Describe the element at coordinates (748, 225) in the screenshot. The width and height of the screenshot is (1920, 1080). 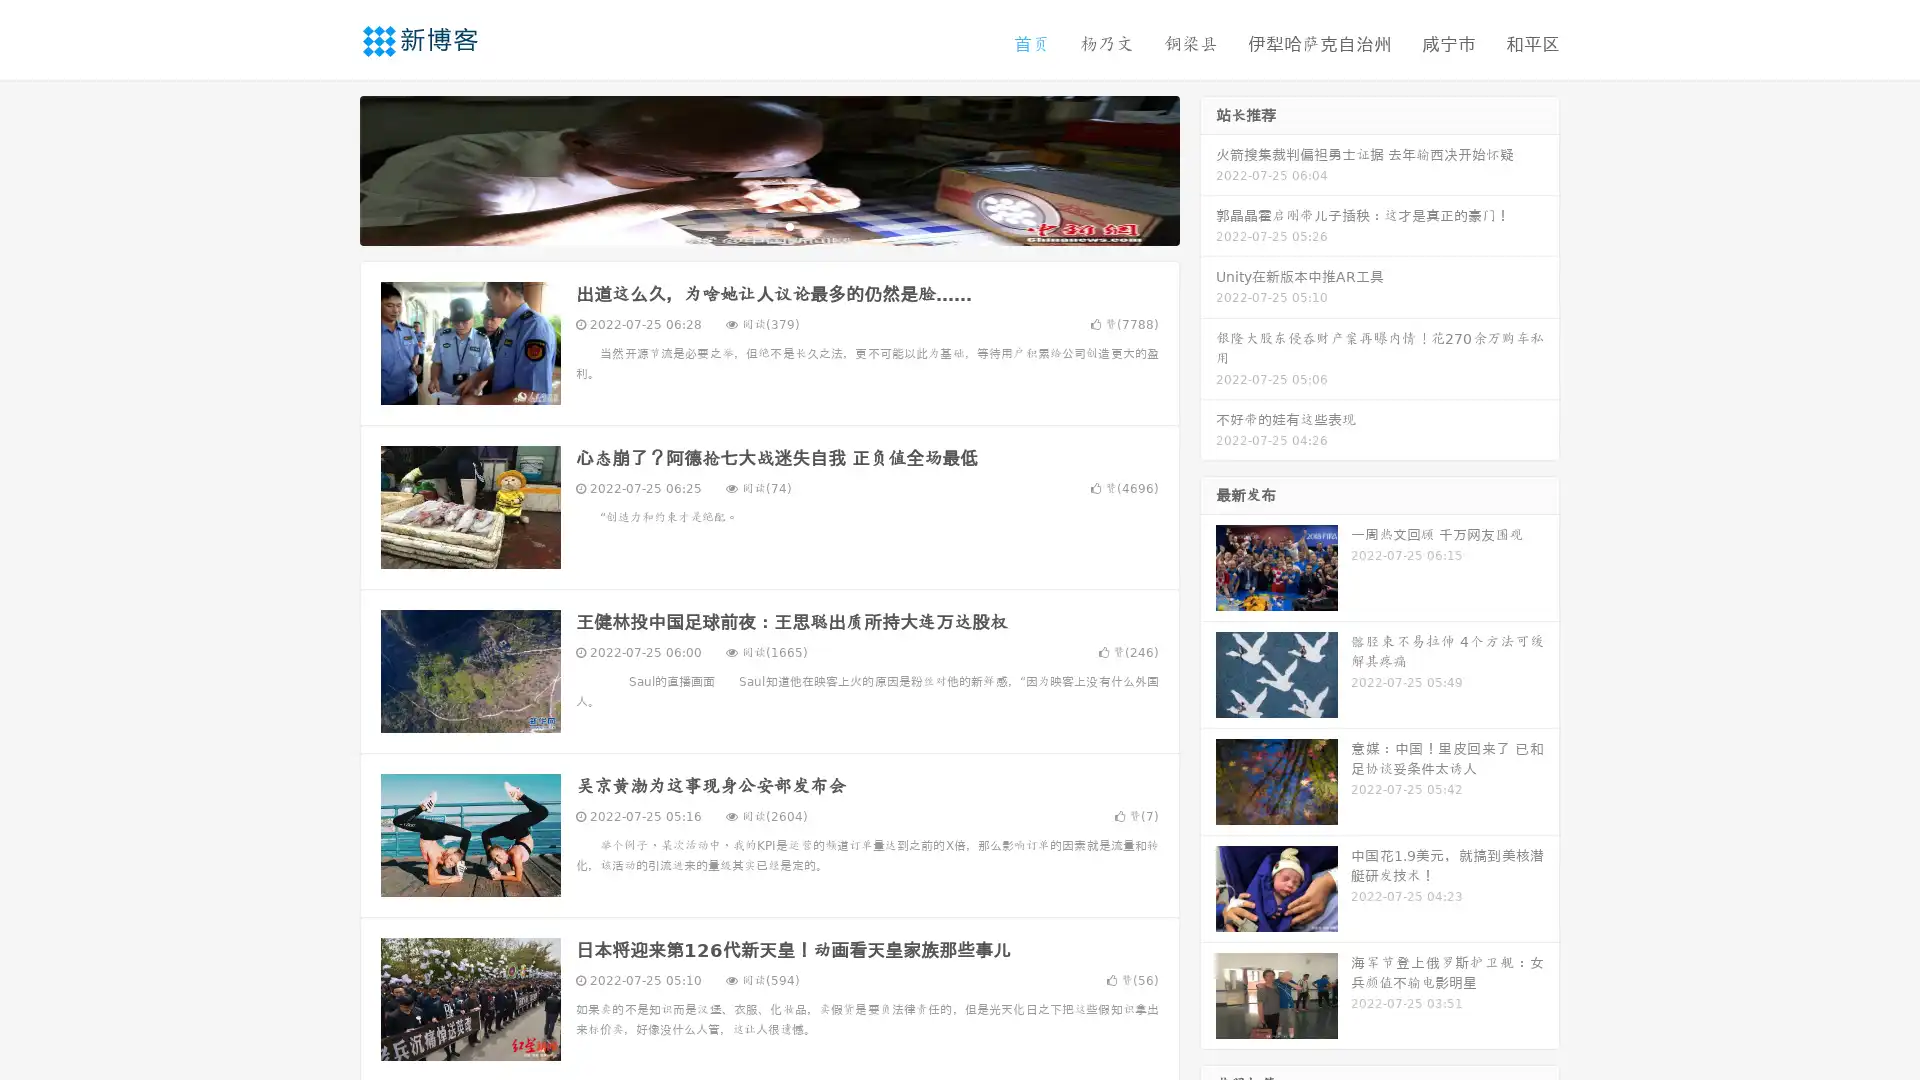
I see `Go to slide 1` at that location.